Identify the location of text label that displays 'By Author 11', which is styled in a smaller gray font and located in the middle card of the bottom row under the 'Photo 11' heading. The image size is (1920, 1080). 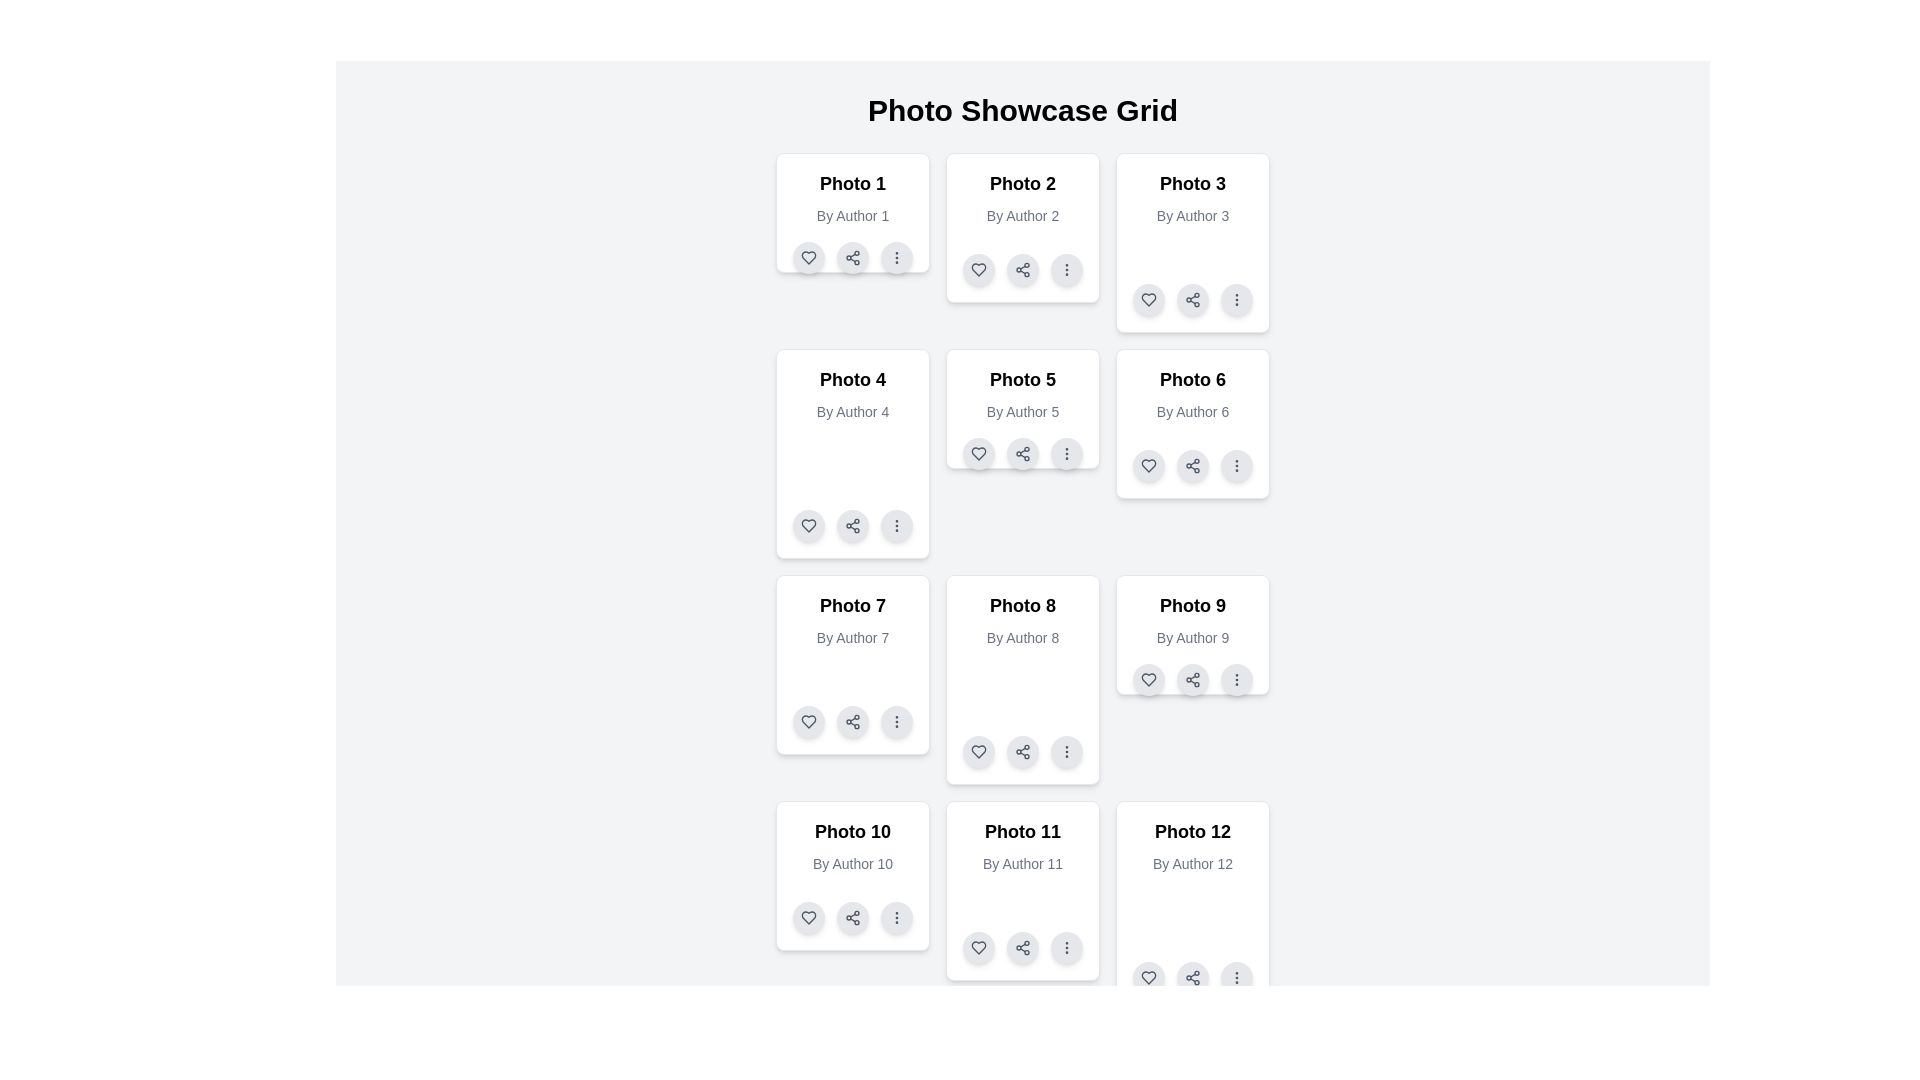
(1022, 863).